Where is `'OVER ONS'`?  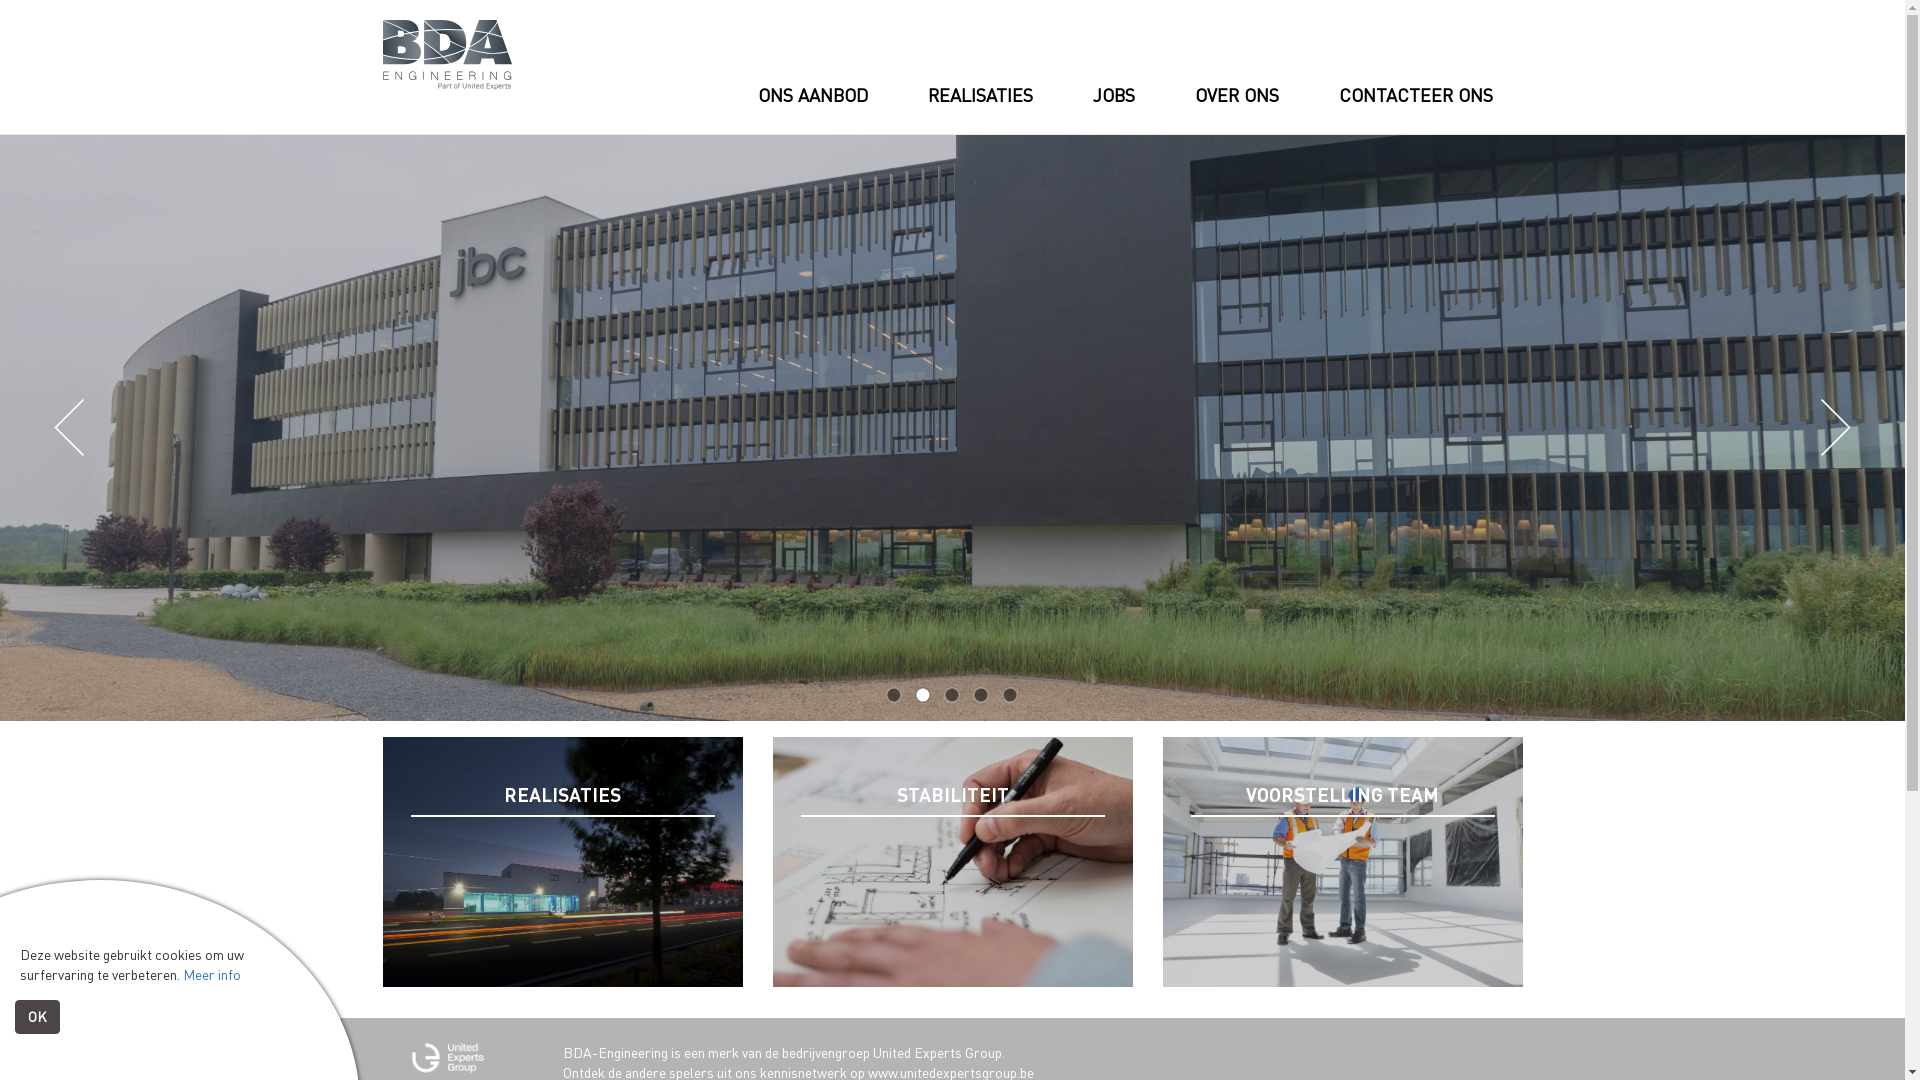 'OVER ONS' is located at coordinates (1235, 112).